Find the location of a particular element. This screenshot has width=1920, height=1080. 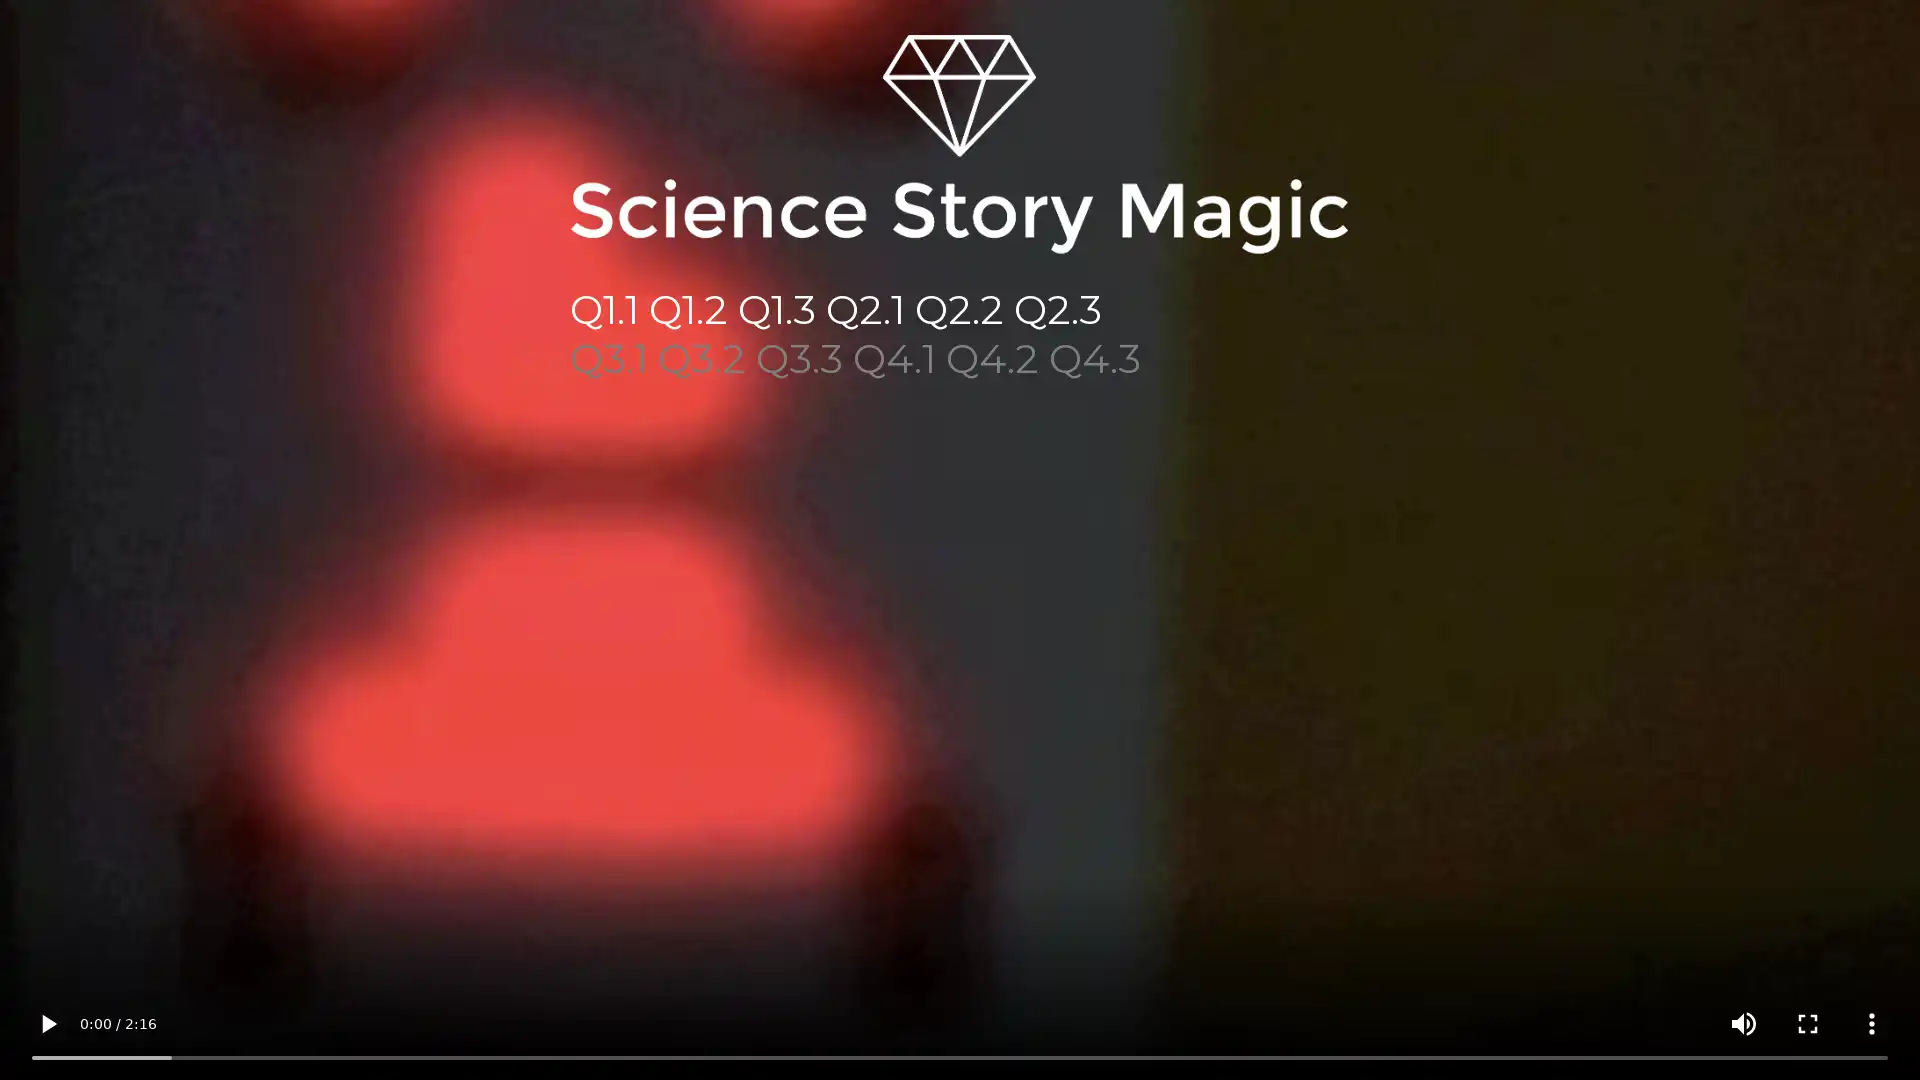

show more media controls is located at coordinates (1871, 1023).